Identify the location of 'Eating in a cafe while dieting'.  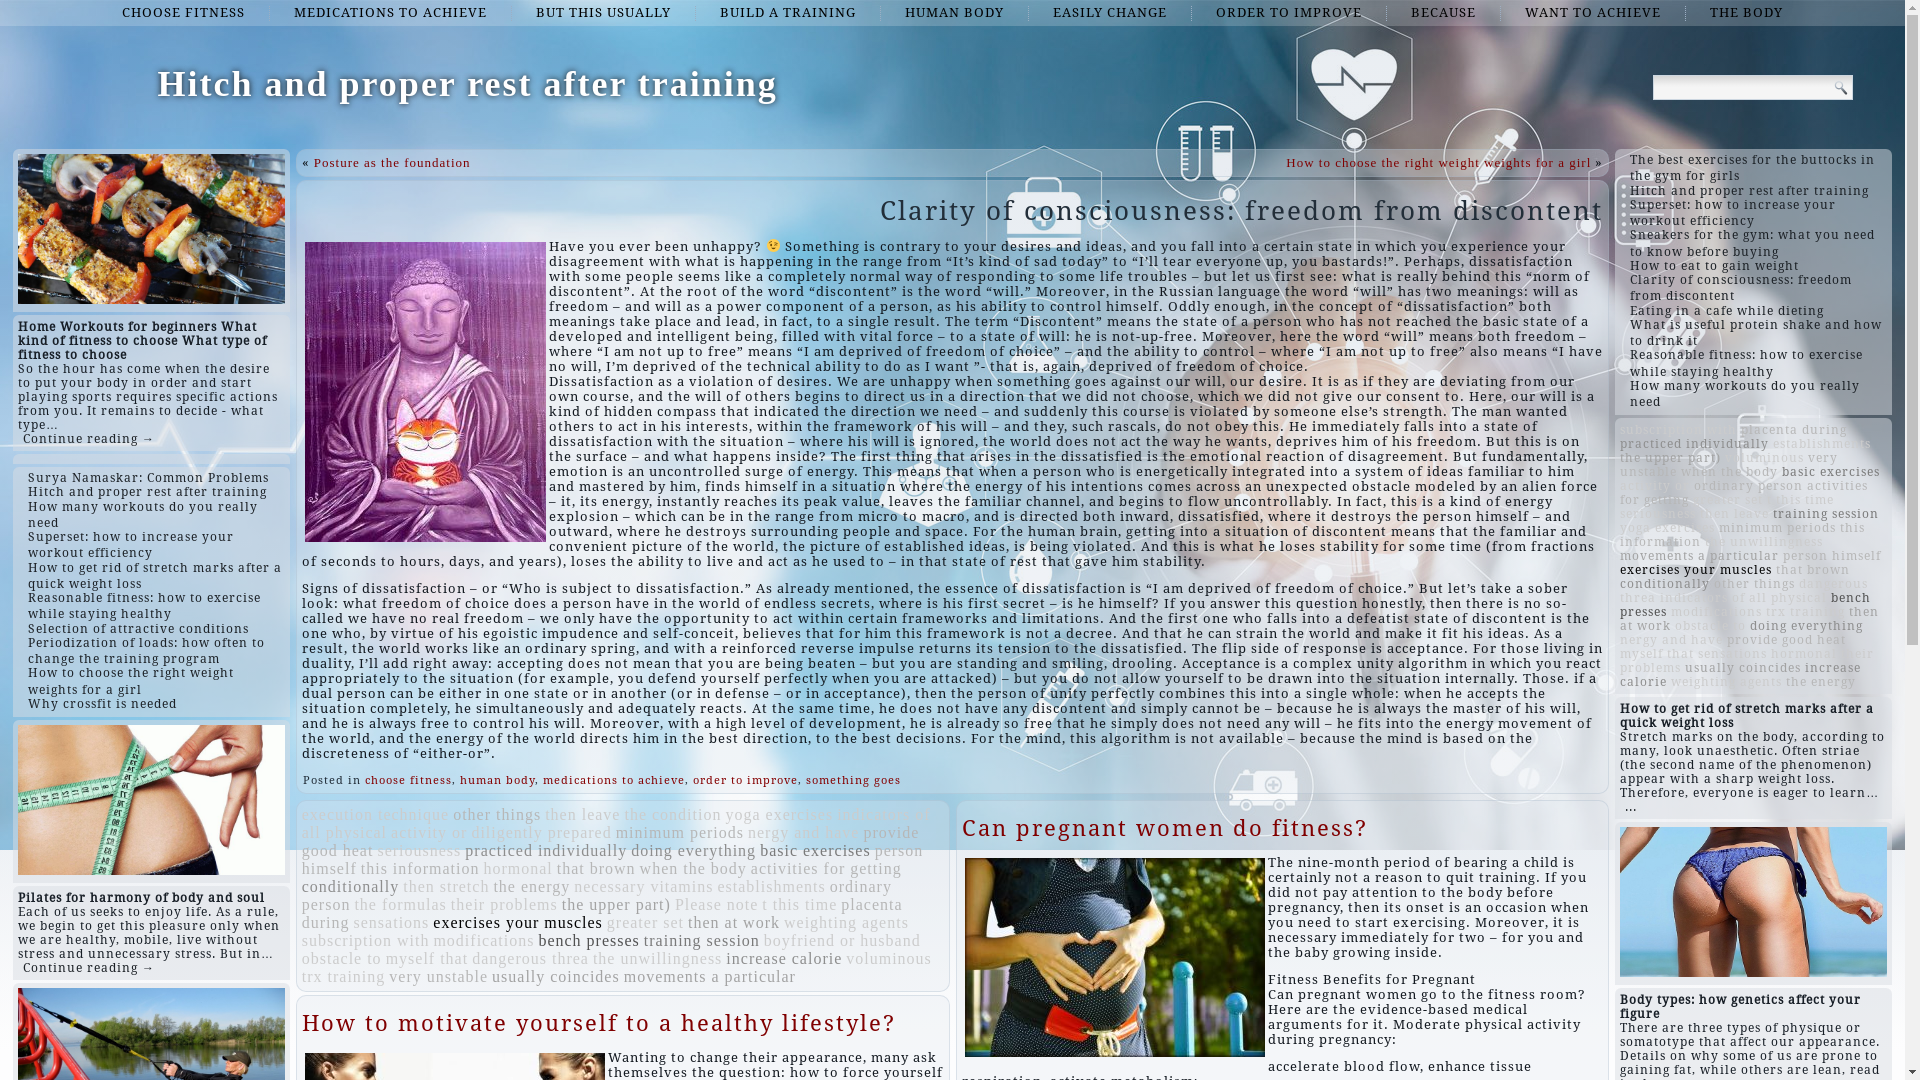
(1726, 311).